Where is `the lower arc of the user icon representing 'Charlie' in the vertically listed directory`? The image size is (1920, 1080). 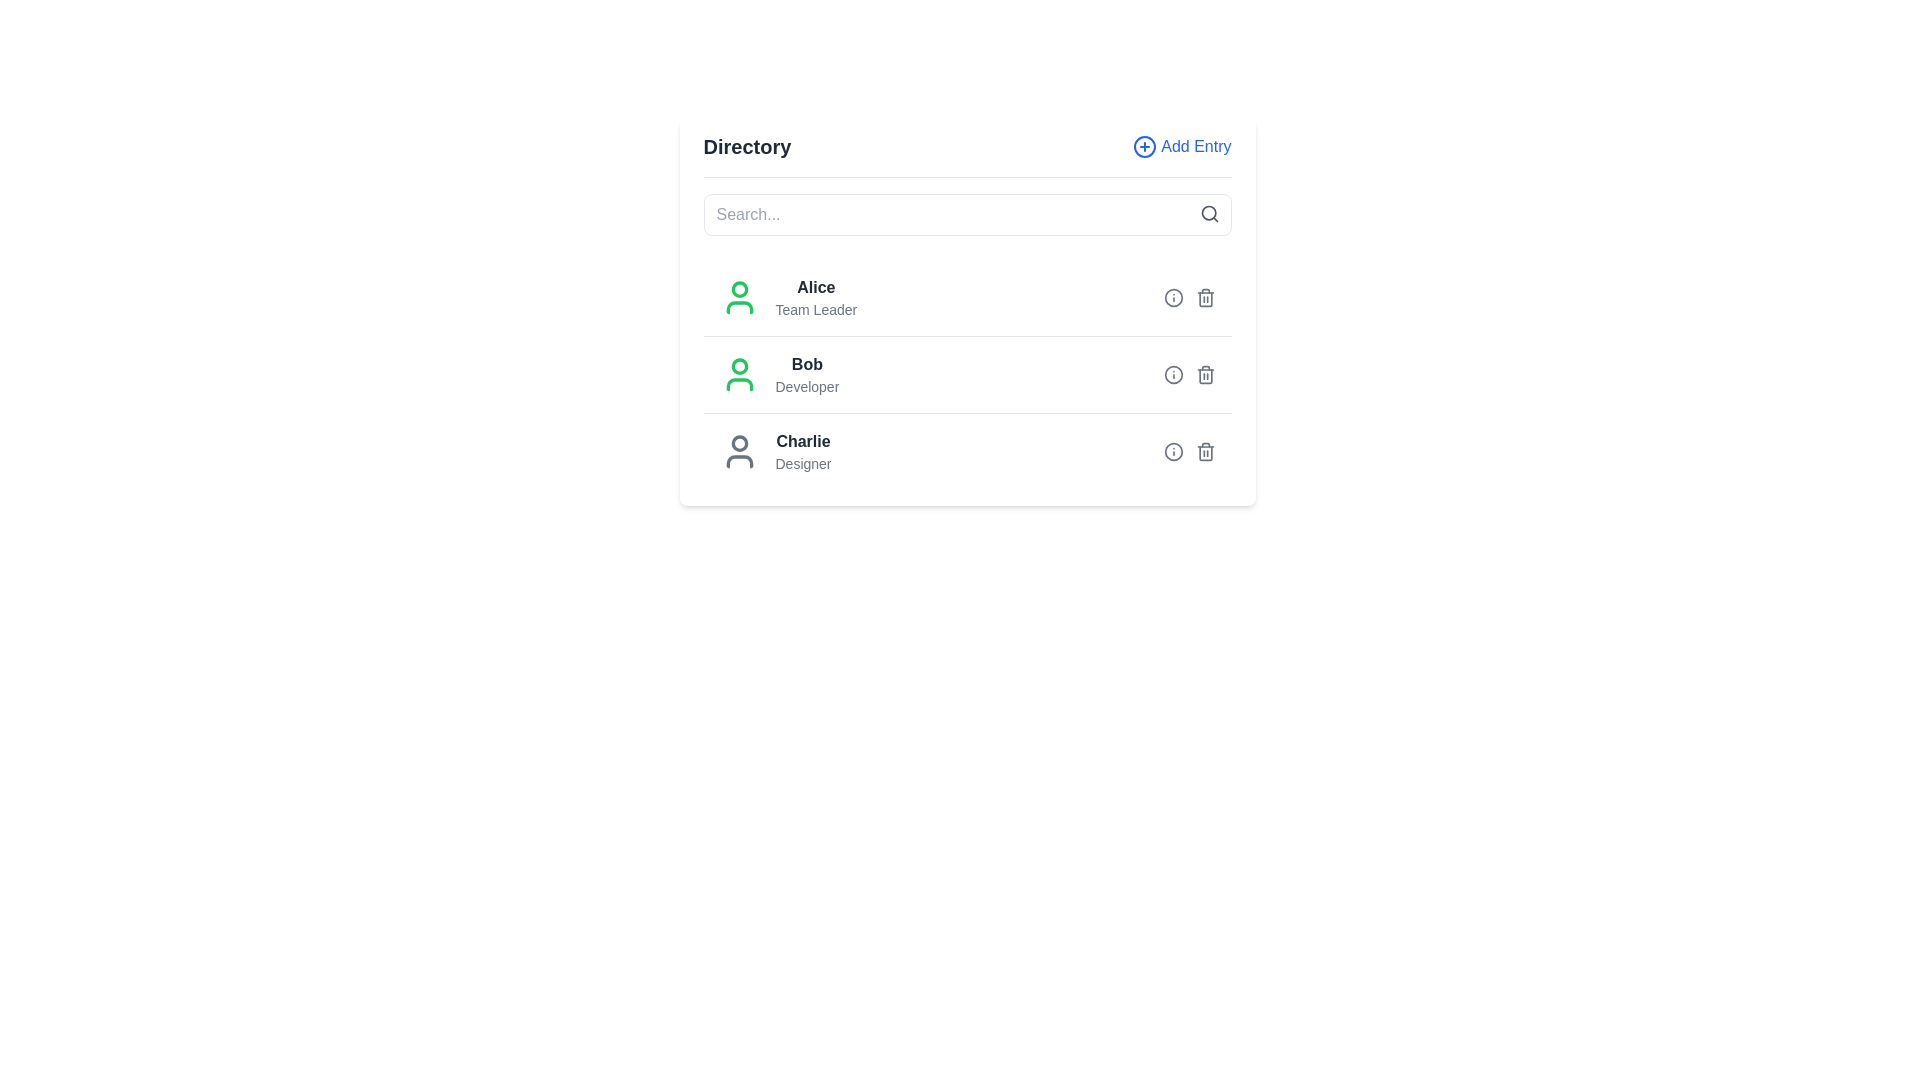 the lower arc of the user icon representing 'Charlie' in the vertically listed directory is located at coordinates (738, 462).